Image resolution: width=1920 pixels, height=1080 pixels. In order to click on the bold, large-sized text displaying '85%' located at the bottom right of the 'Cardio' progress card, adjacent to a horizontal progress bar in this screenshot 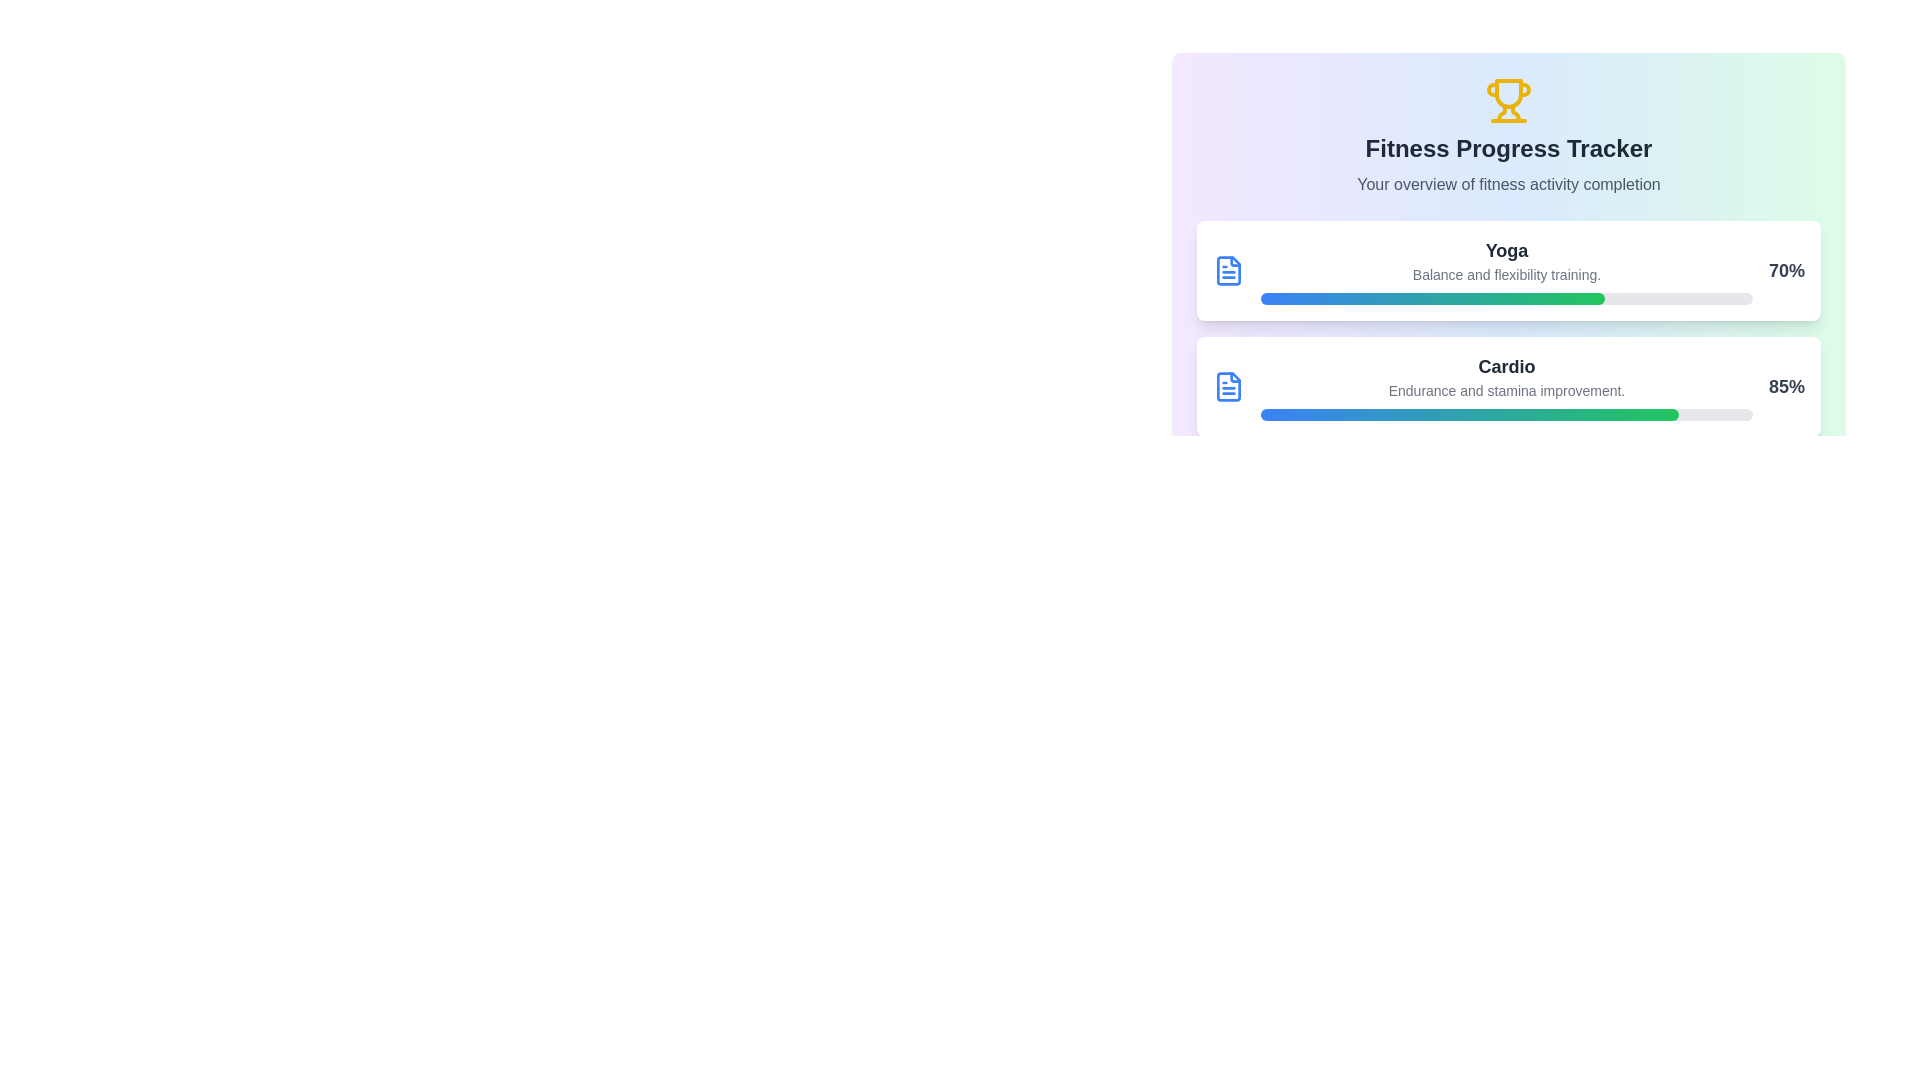, I will do `click(1786, 386)`.